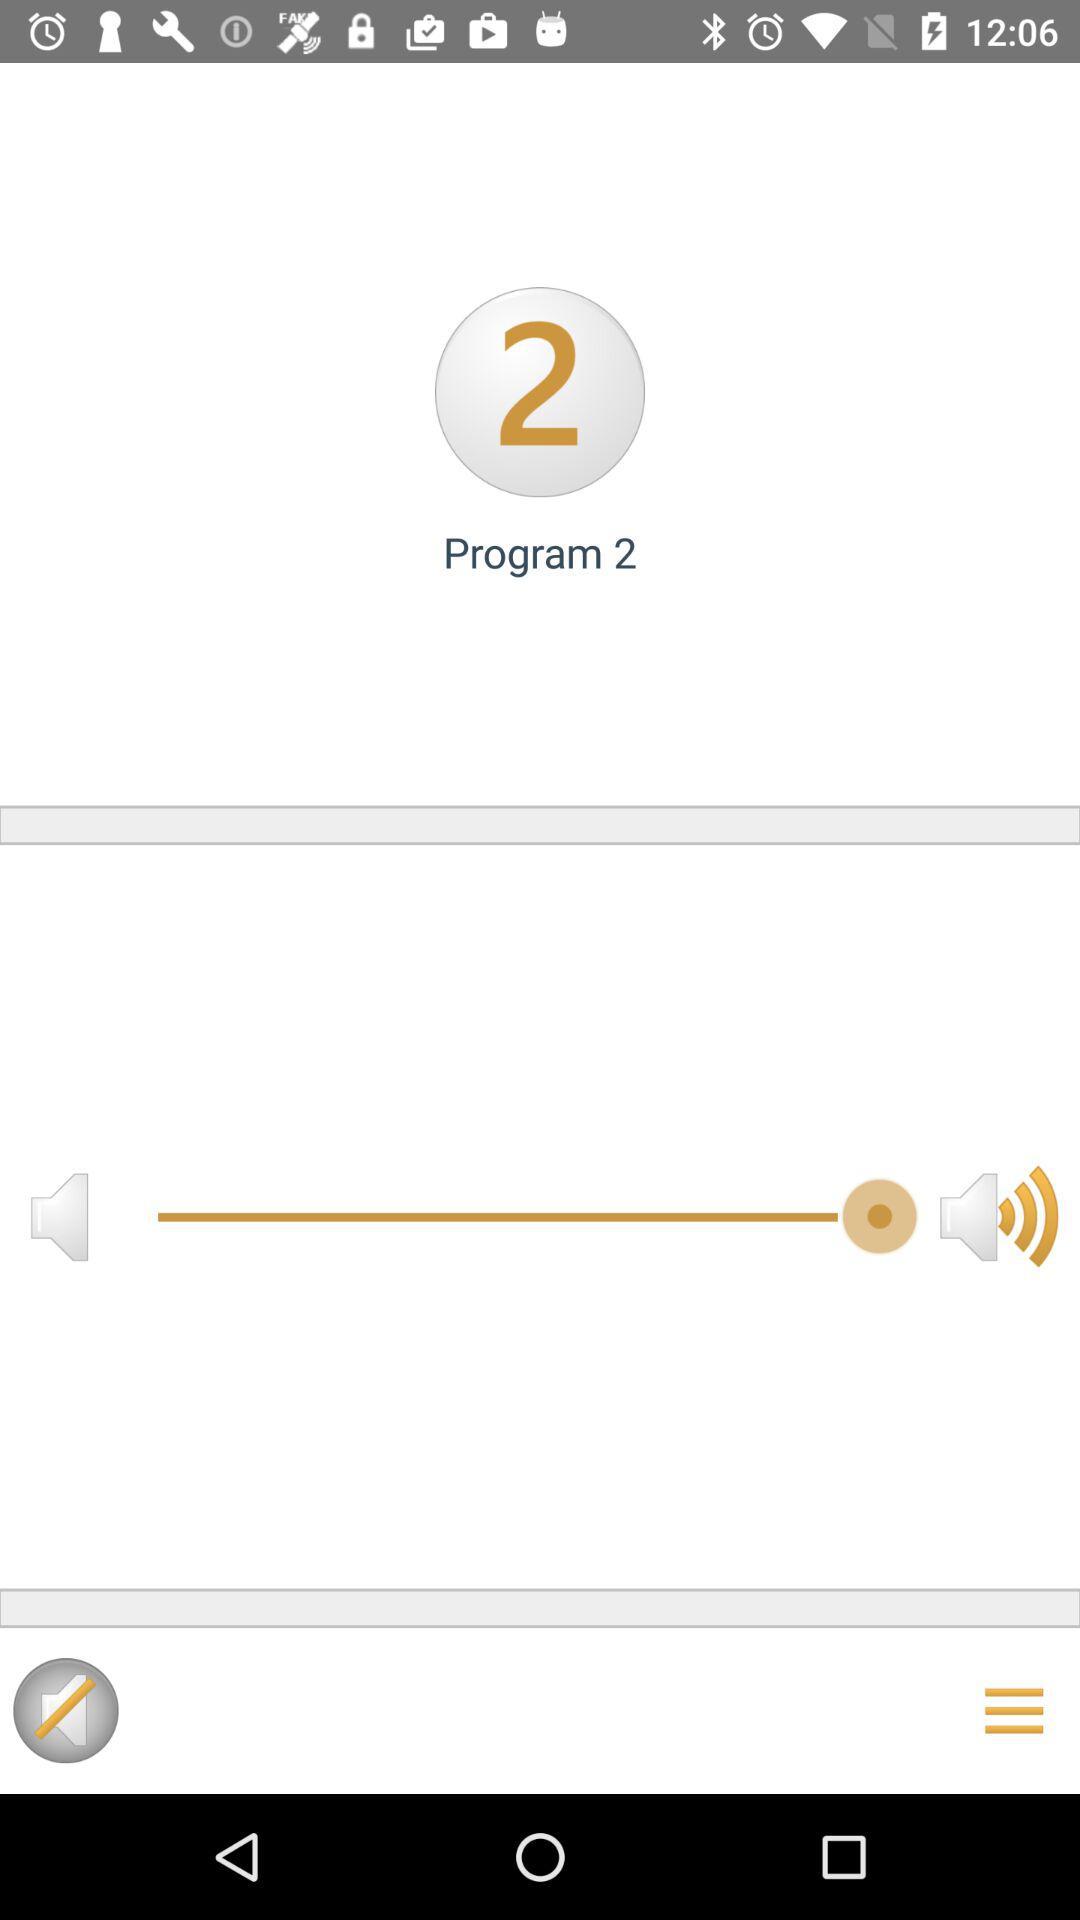 The image size is (1080, 1920). I want to click on mute, so click(58, 1215).